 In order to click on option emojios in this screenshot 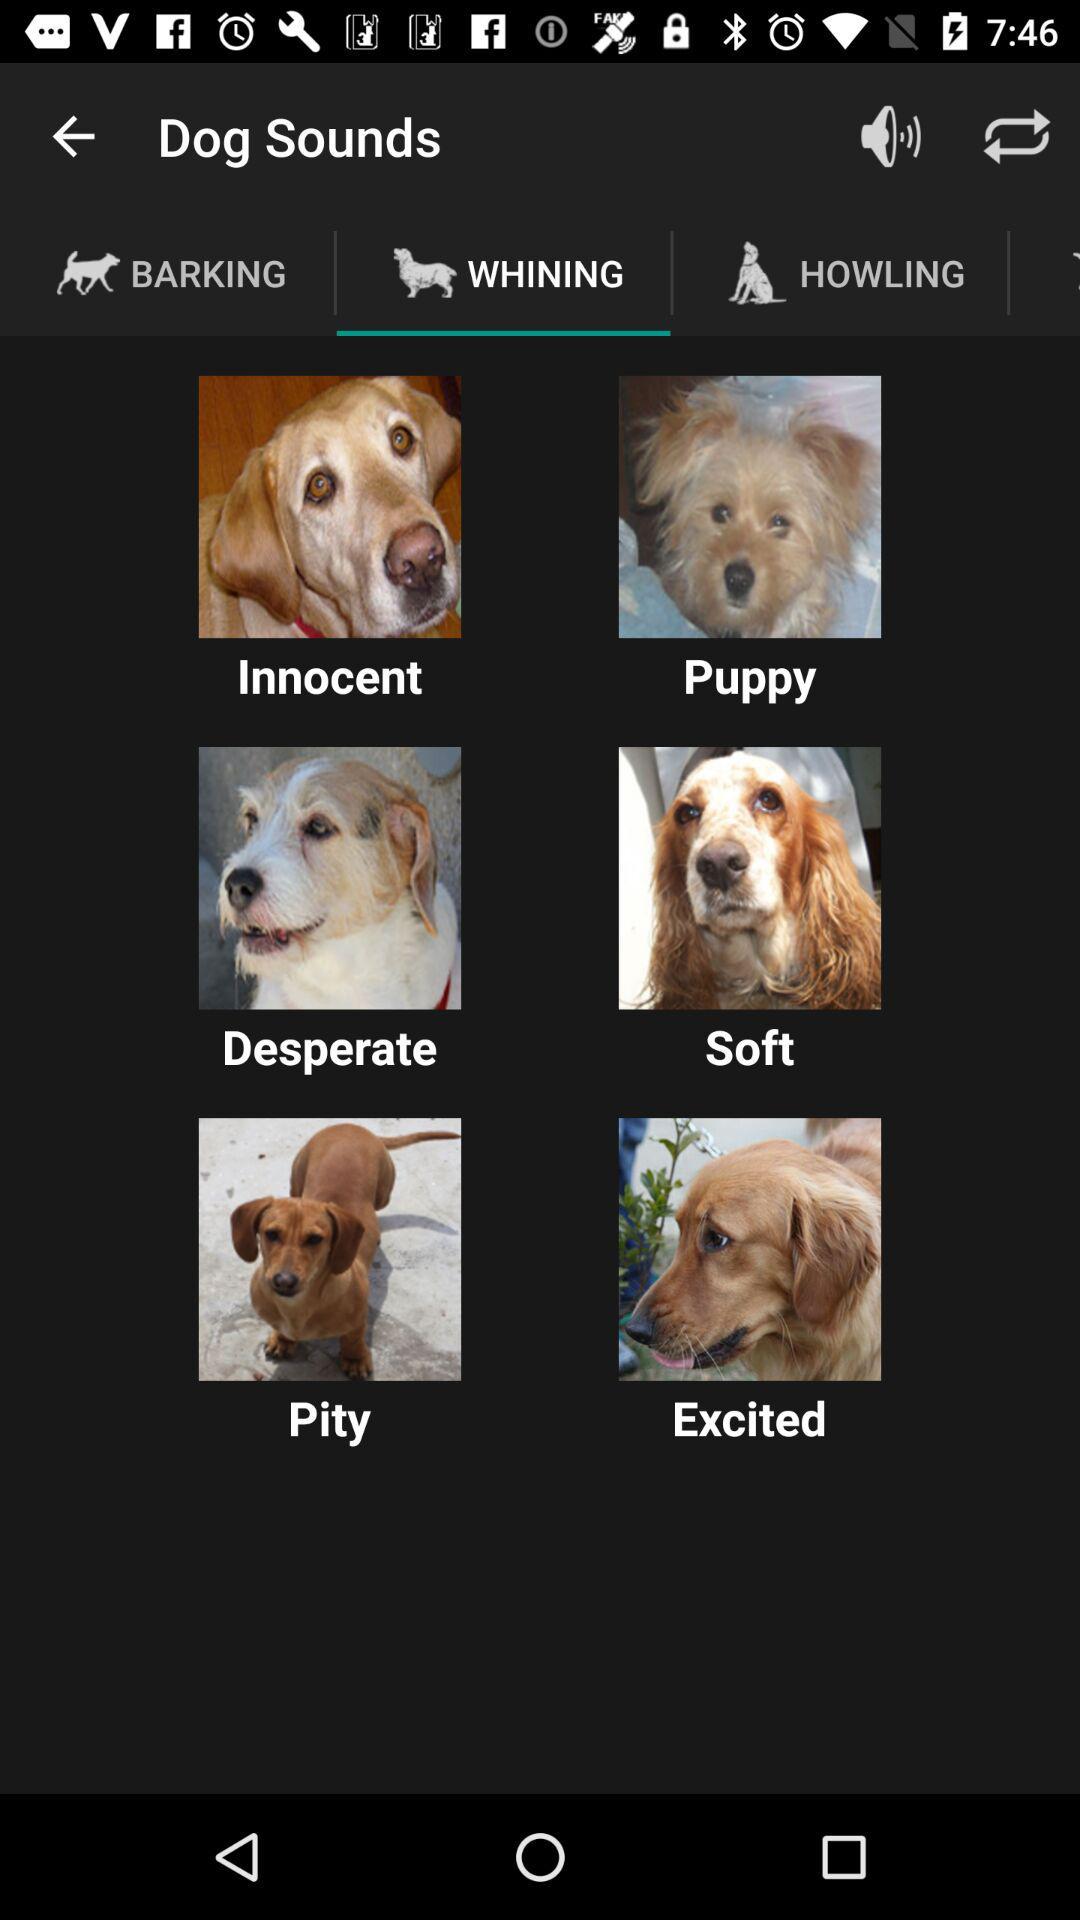, I will do `click(329, 1248)`.